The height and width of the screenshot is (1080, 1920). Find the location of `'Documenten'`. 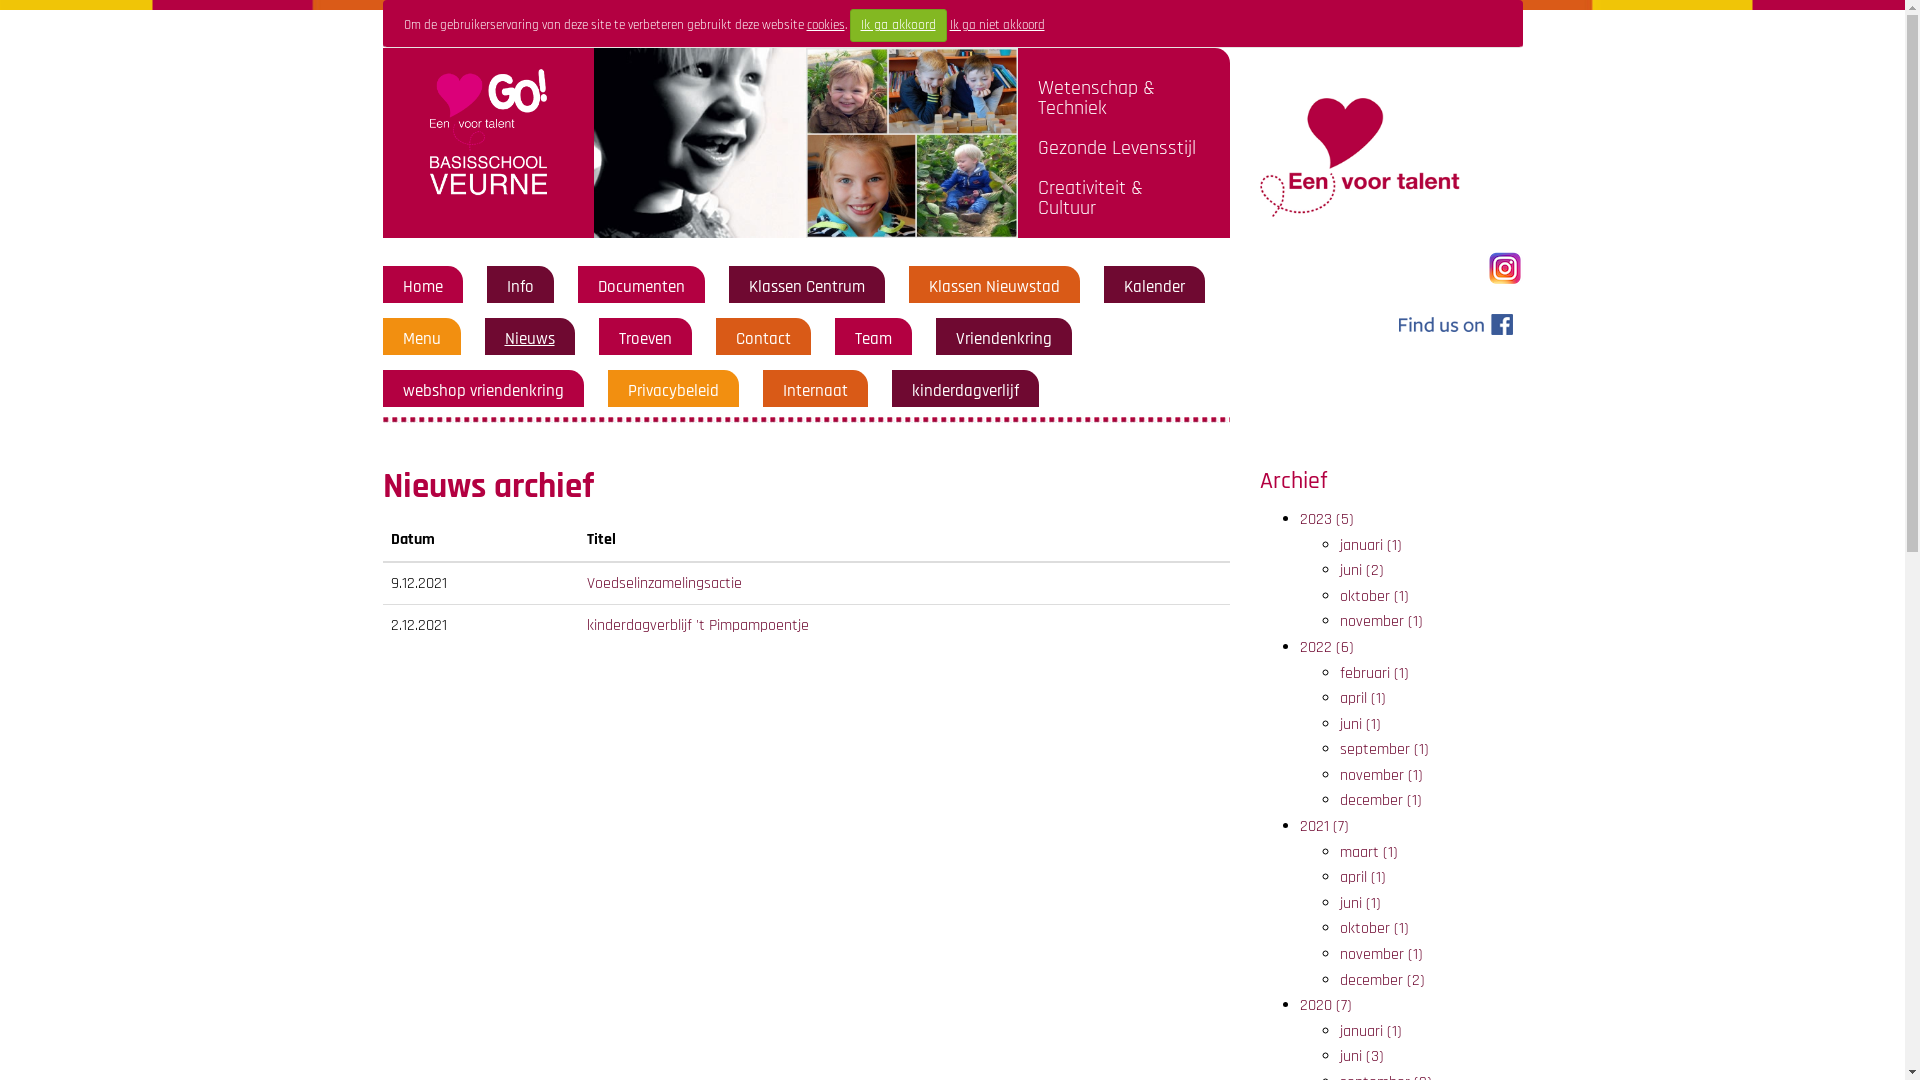

'Documenten' is located at coordinates (641, 286).